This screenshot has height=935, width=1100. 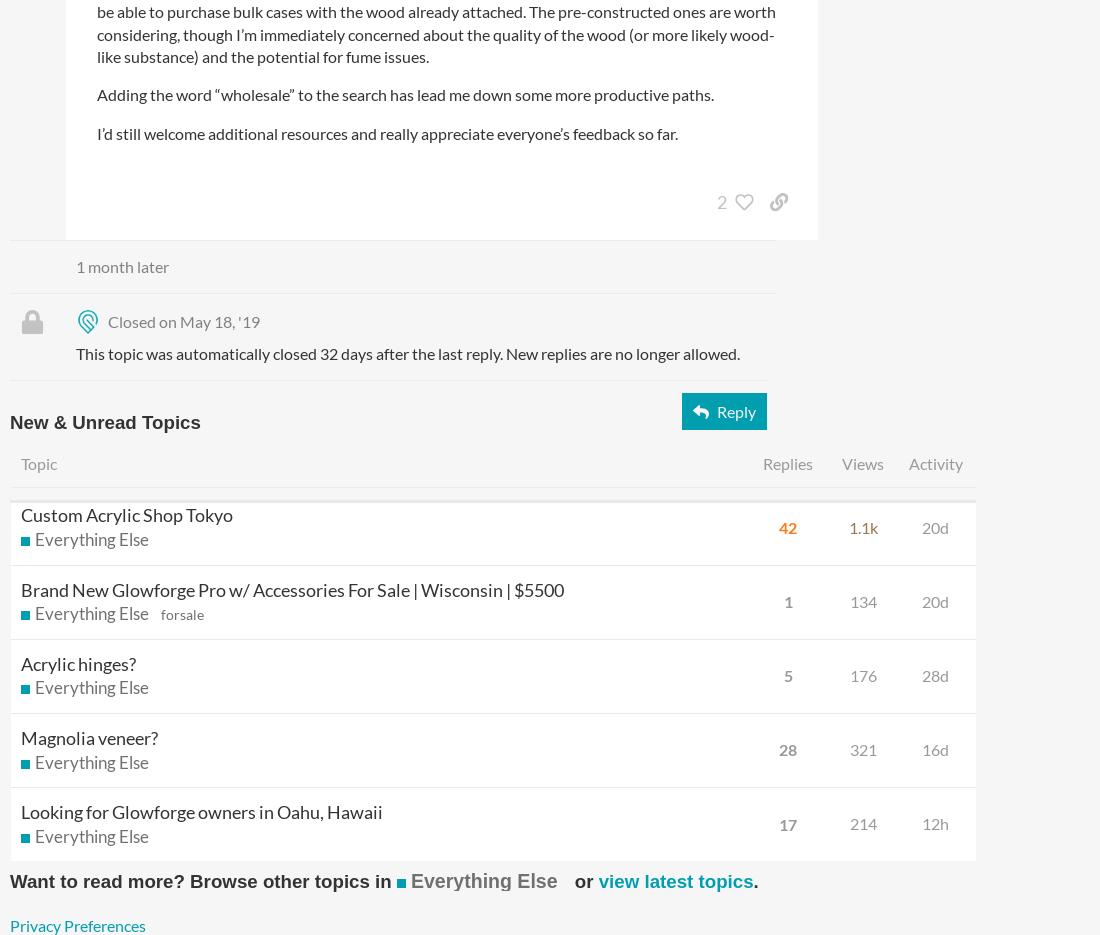 I want to click on '17', so click(x=788, y=823).